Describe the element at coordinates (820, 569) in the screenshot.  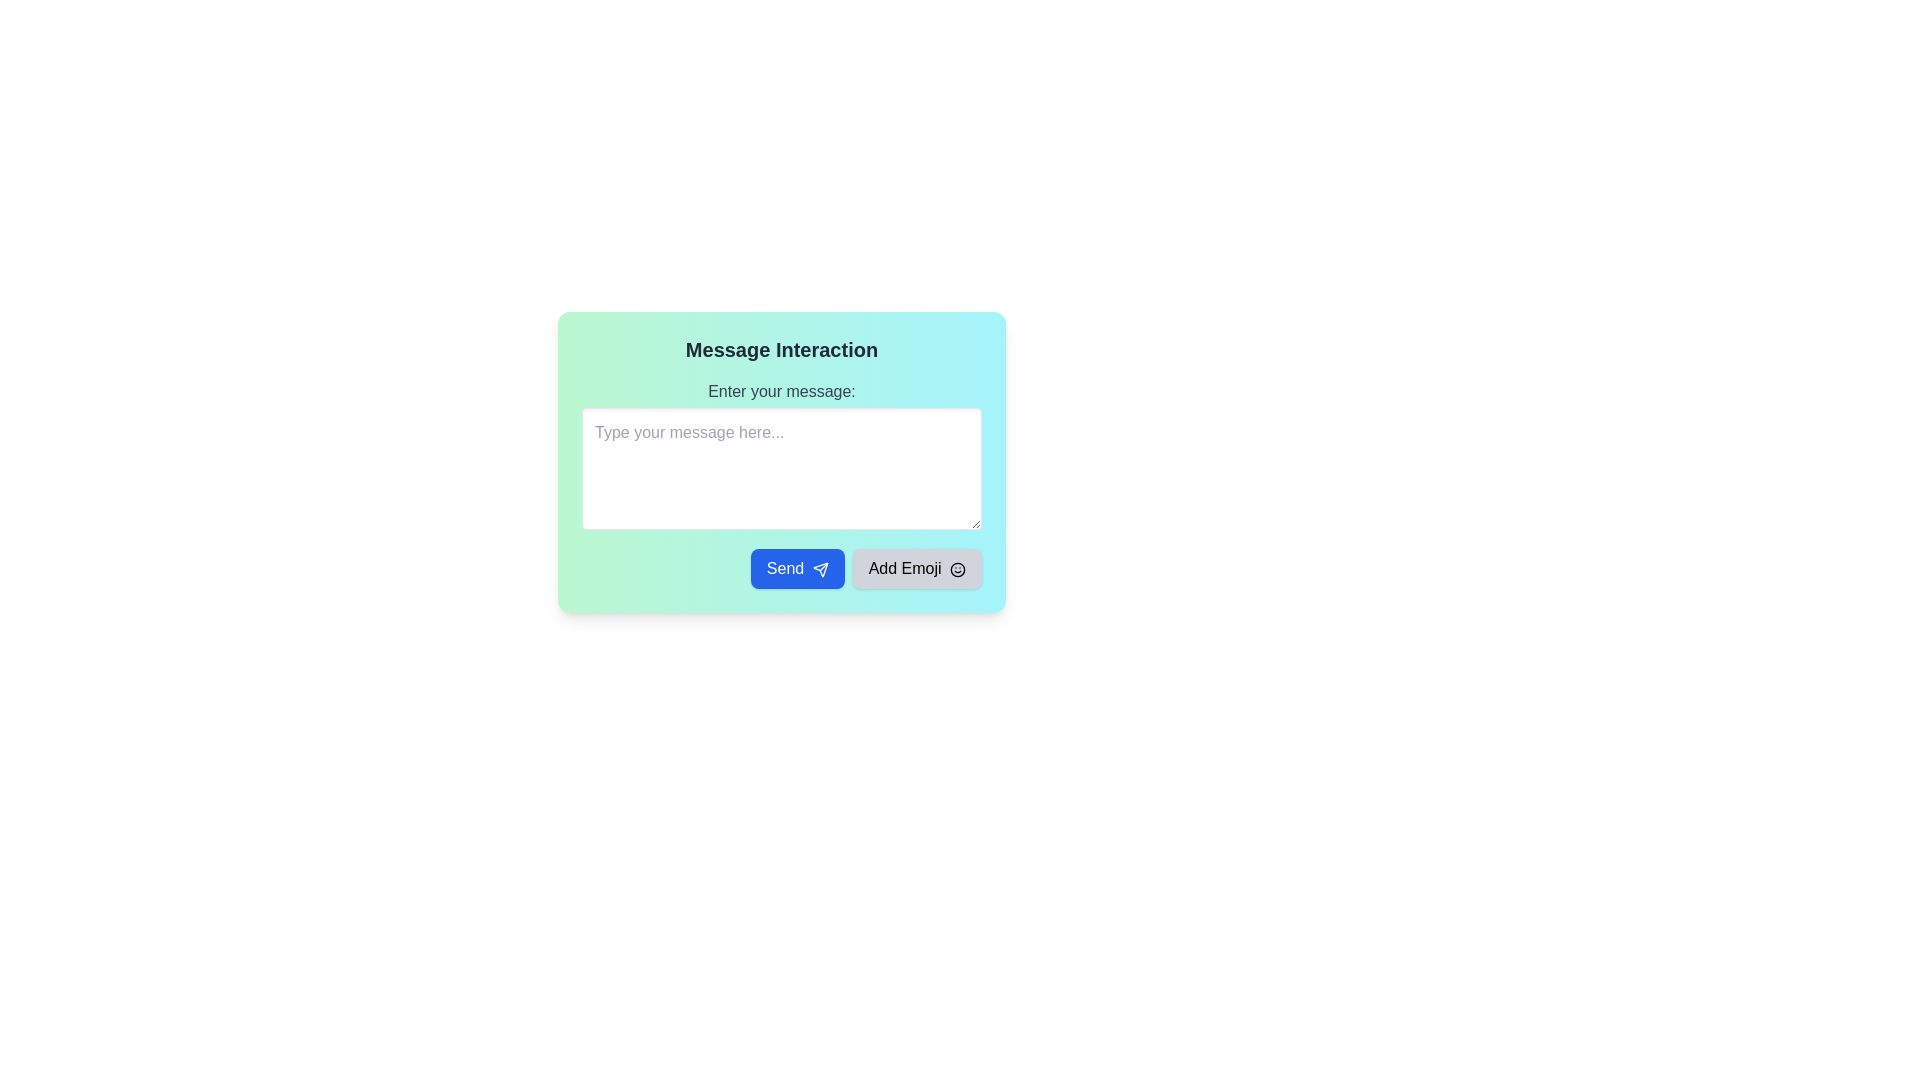
I see `the 'Send' button which has an accompanying icon indicating its functionality to send a message` at that location.